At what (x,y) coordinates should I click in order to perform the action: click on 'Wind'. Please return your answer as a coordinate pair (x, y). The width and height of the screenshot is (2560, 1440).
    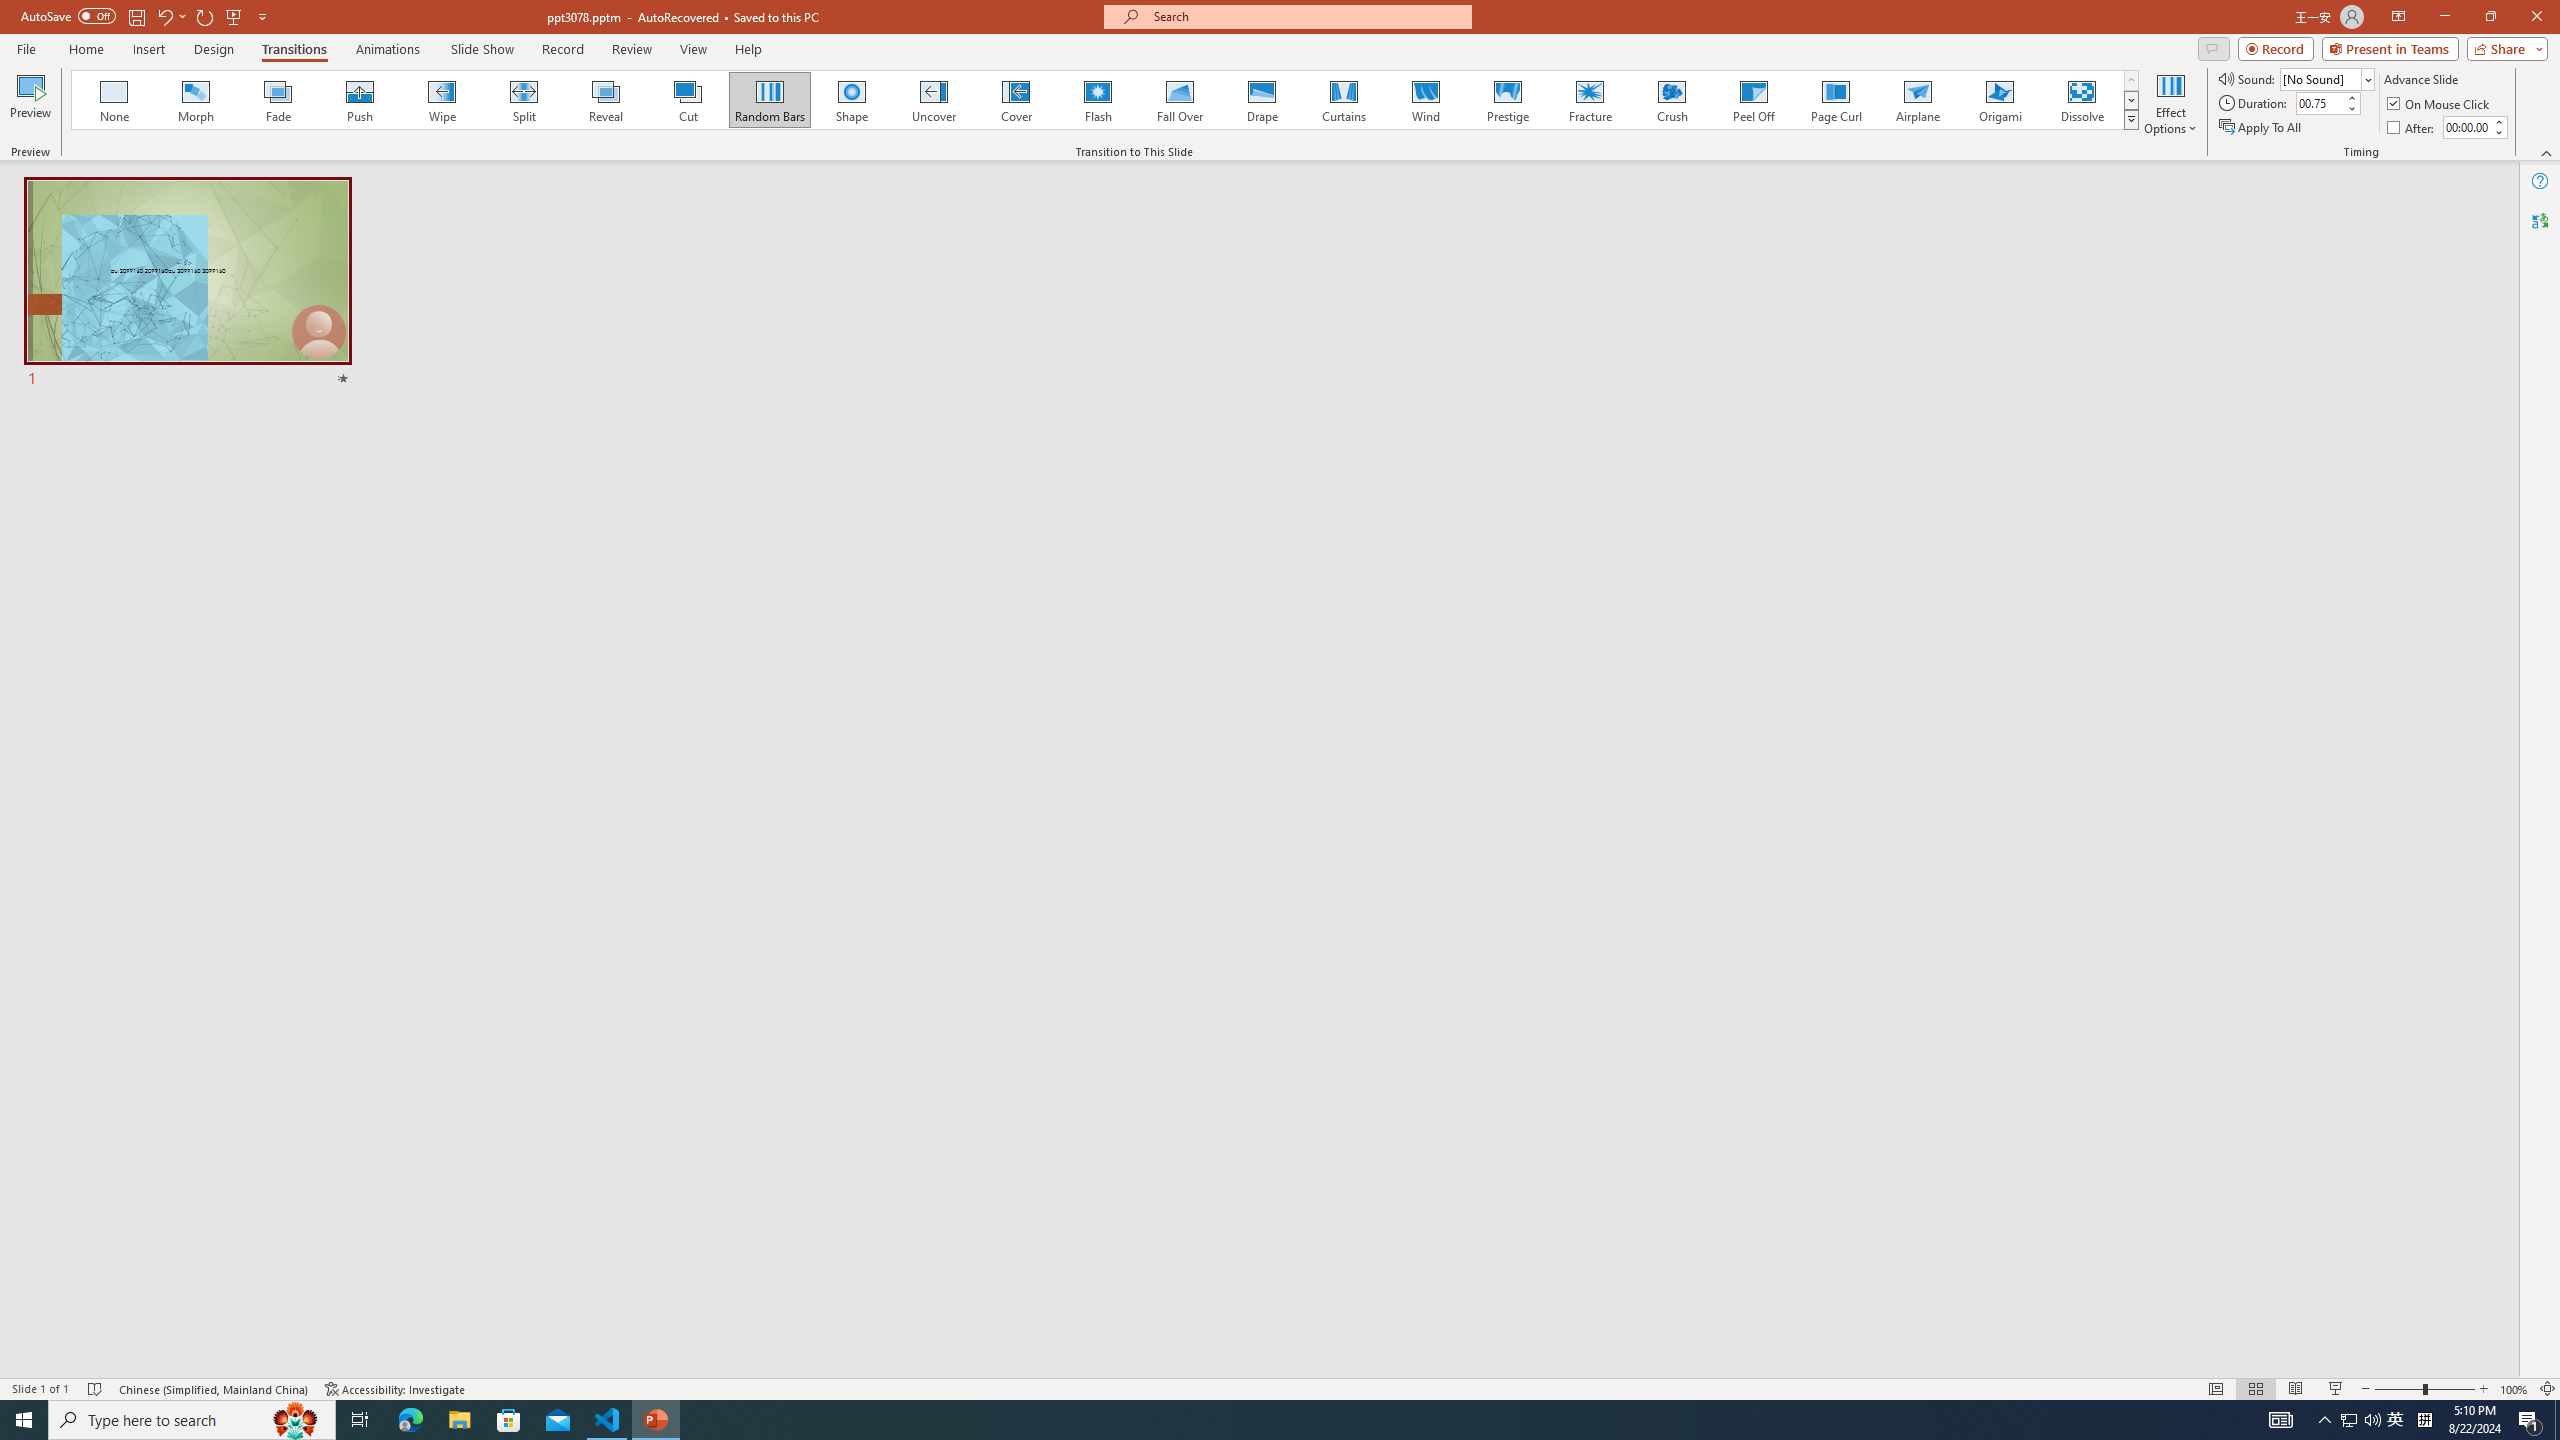
    Looking at the image, I should click on (1424, 99).